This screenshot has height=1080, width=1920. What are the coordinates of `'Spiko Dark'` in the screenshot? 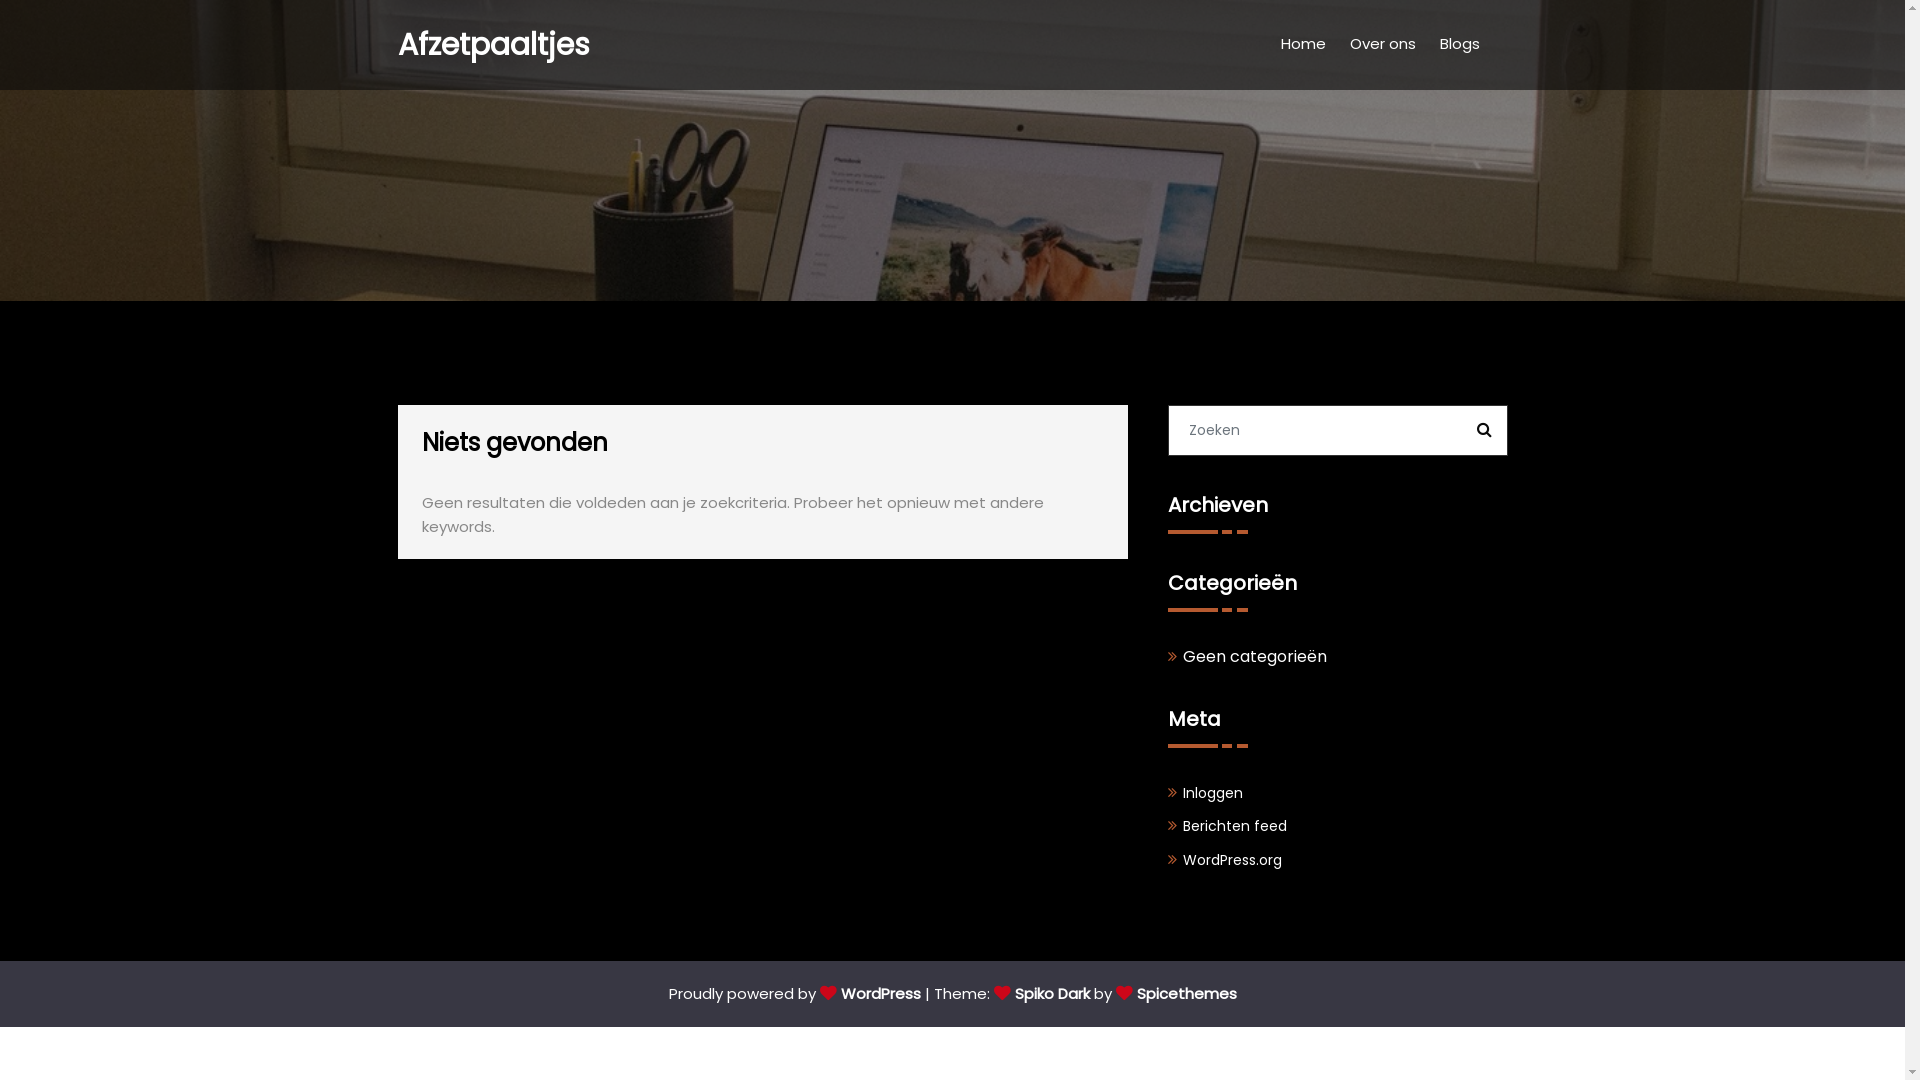 It's located at (1040, 993).